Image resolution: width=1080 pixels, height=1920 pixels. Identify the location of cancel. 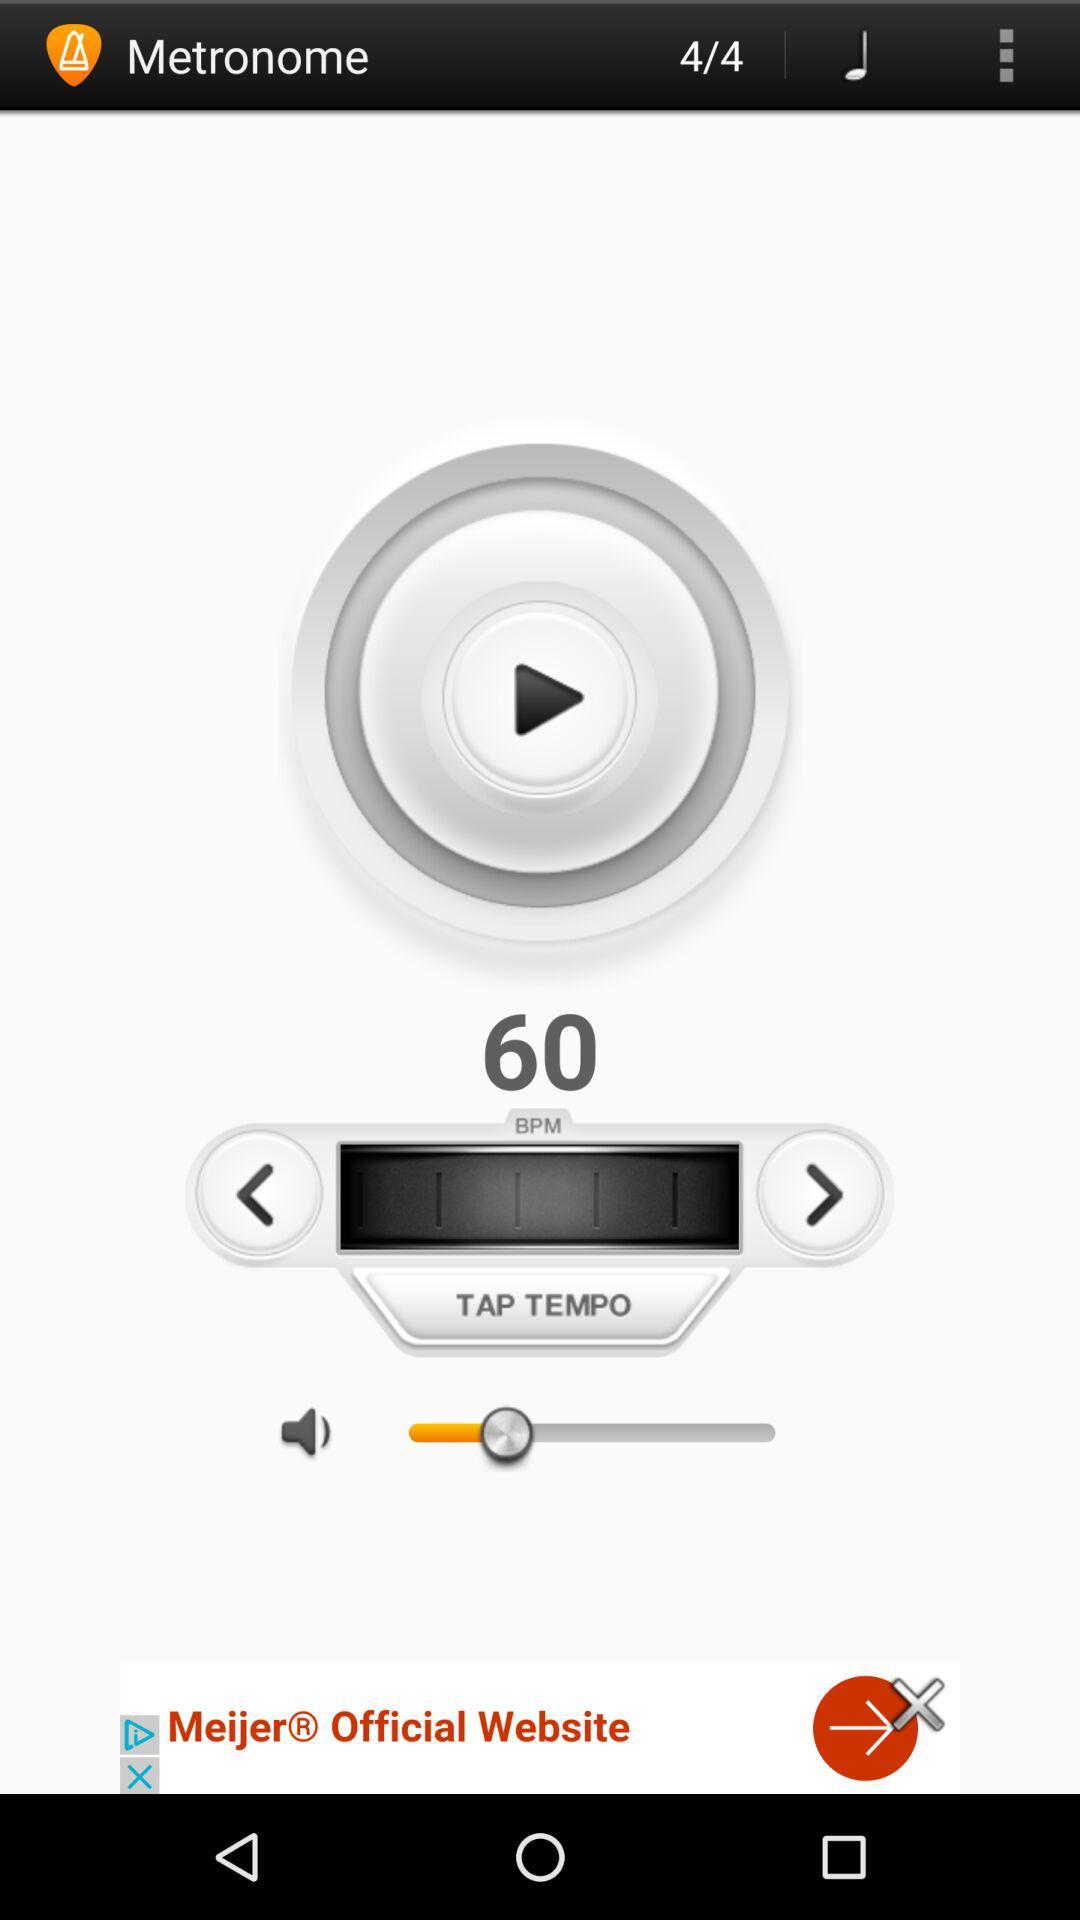
(918, 1703).